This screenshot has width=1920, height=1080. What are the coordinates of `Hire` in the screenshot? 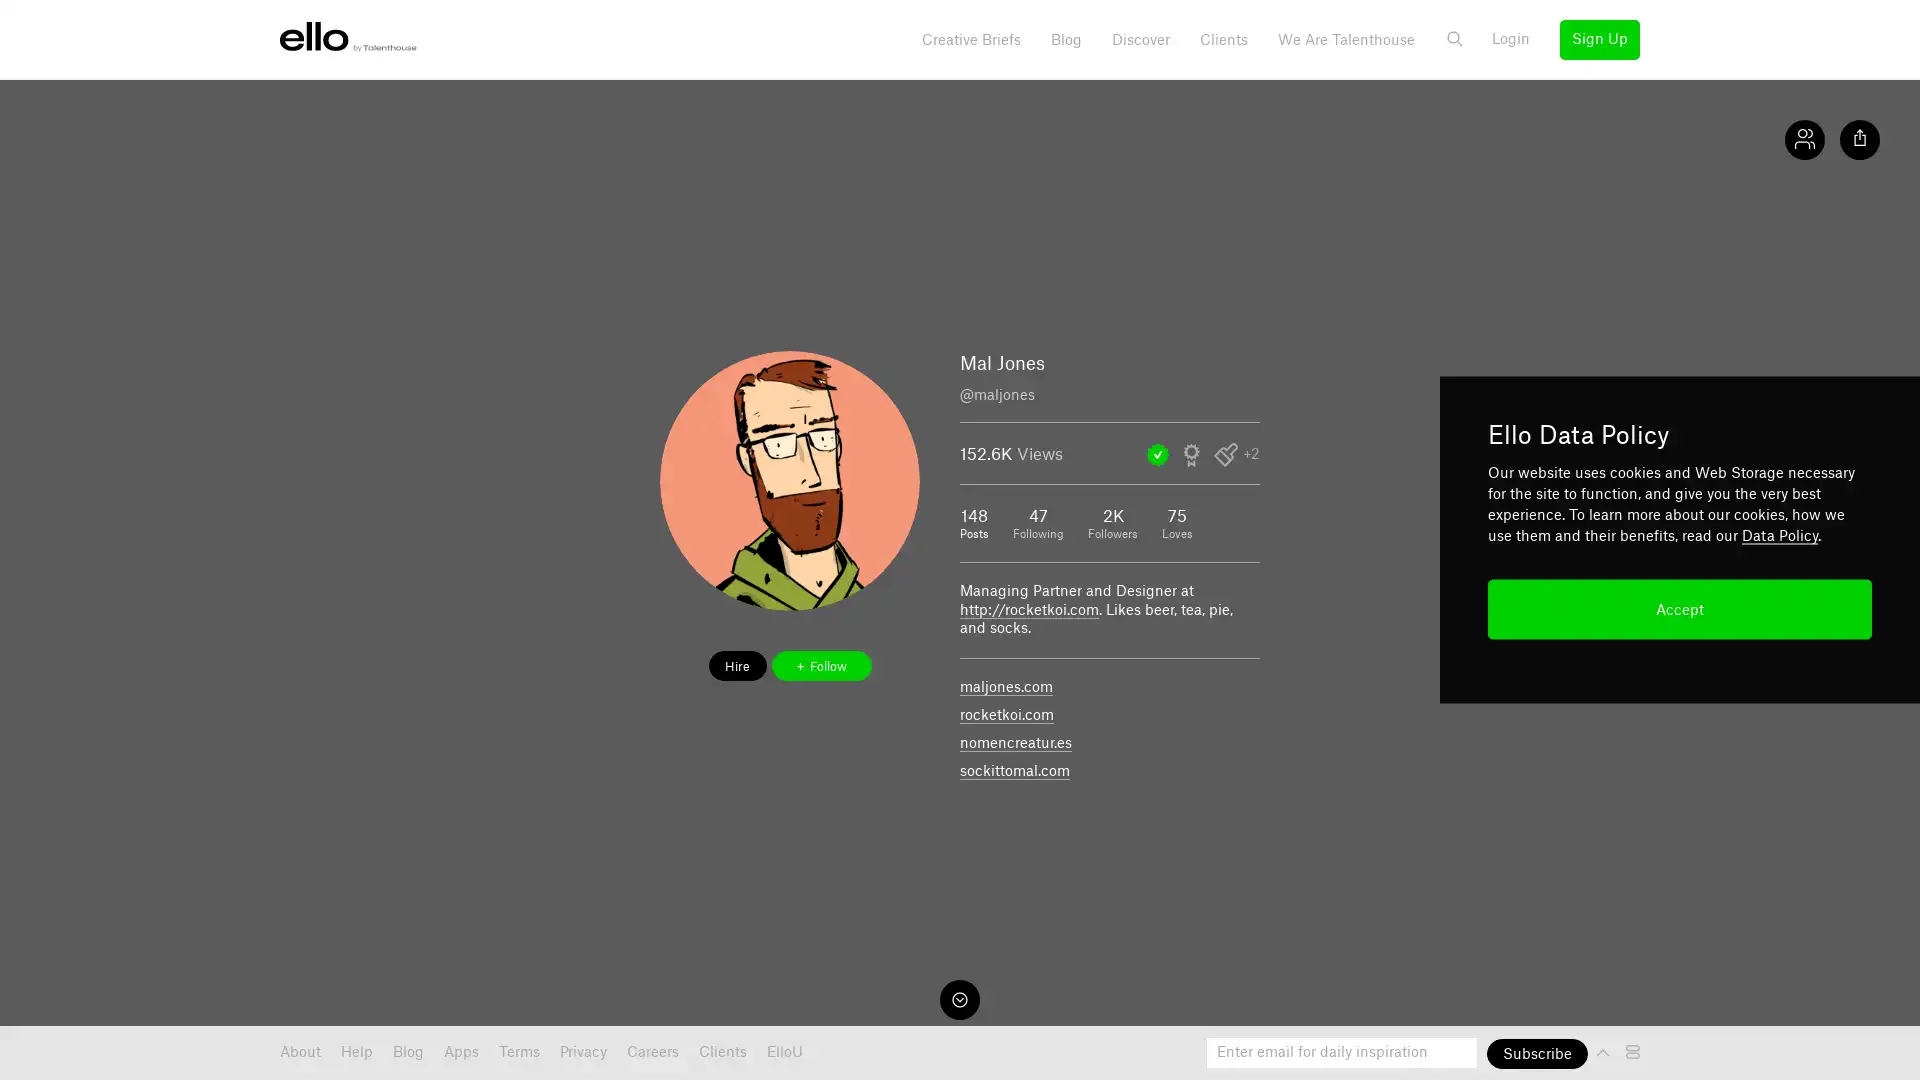 It's located at (736, 666).